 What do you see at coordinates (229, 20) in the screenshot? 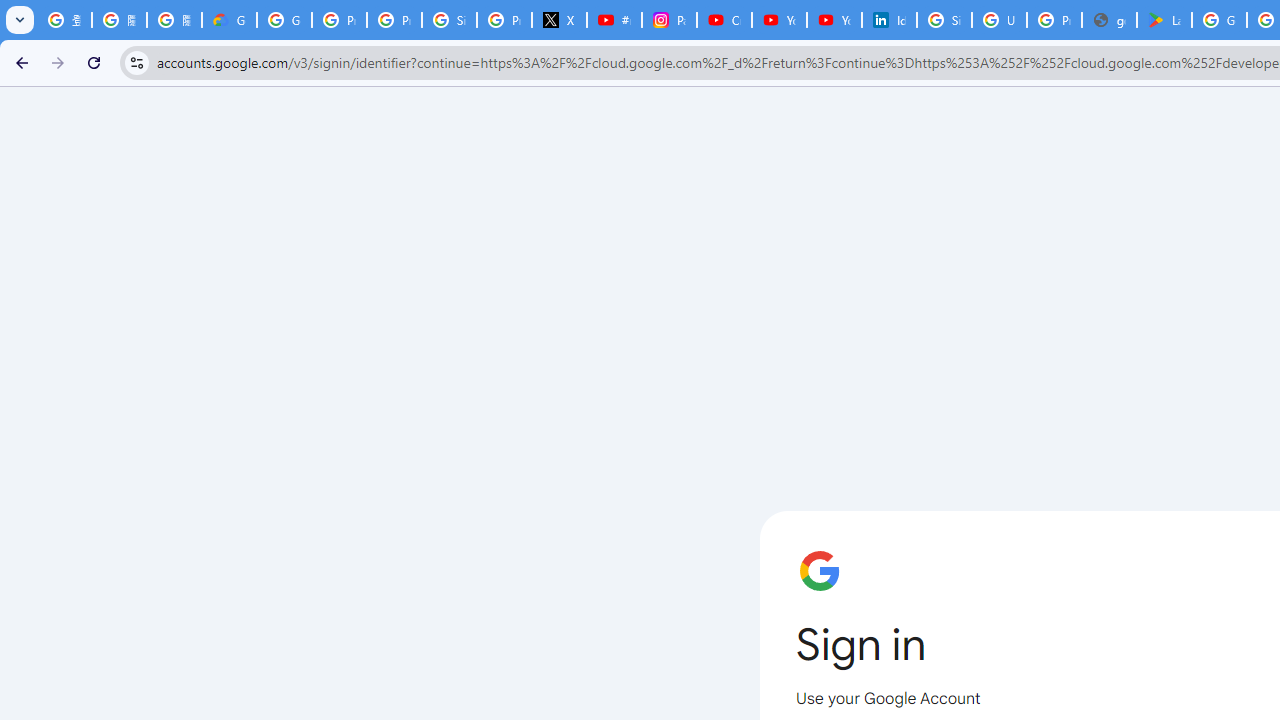
I see `'Google Cloud Privacy Notice'` at bounding box center [229, 20].